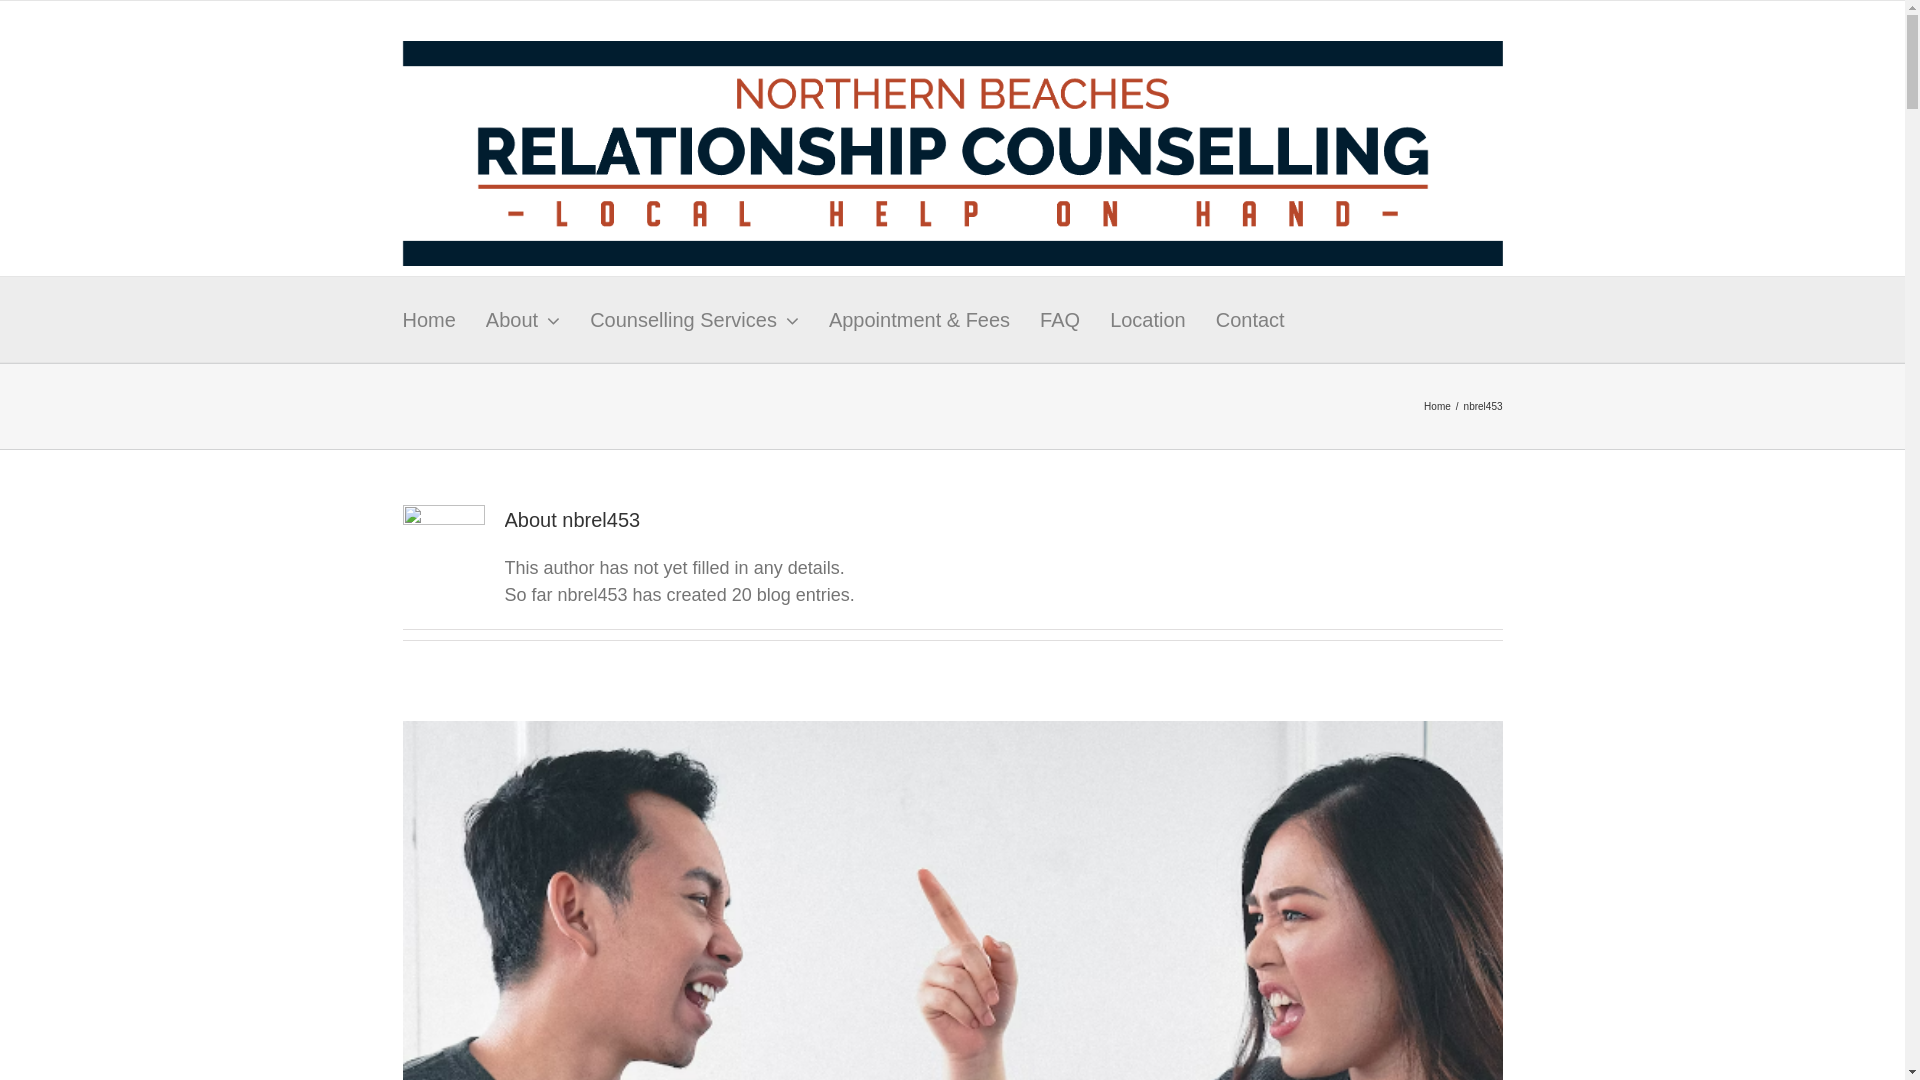  Describe the element at coordinates (1059, 318) in the screenshot. I see `'FAQ'` at that location.